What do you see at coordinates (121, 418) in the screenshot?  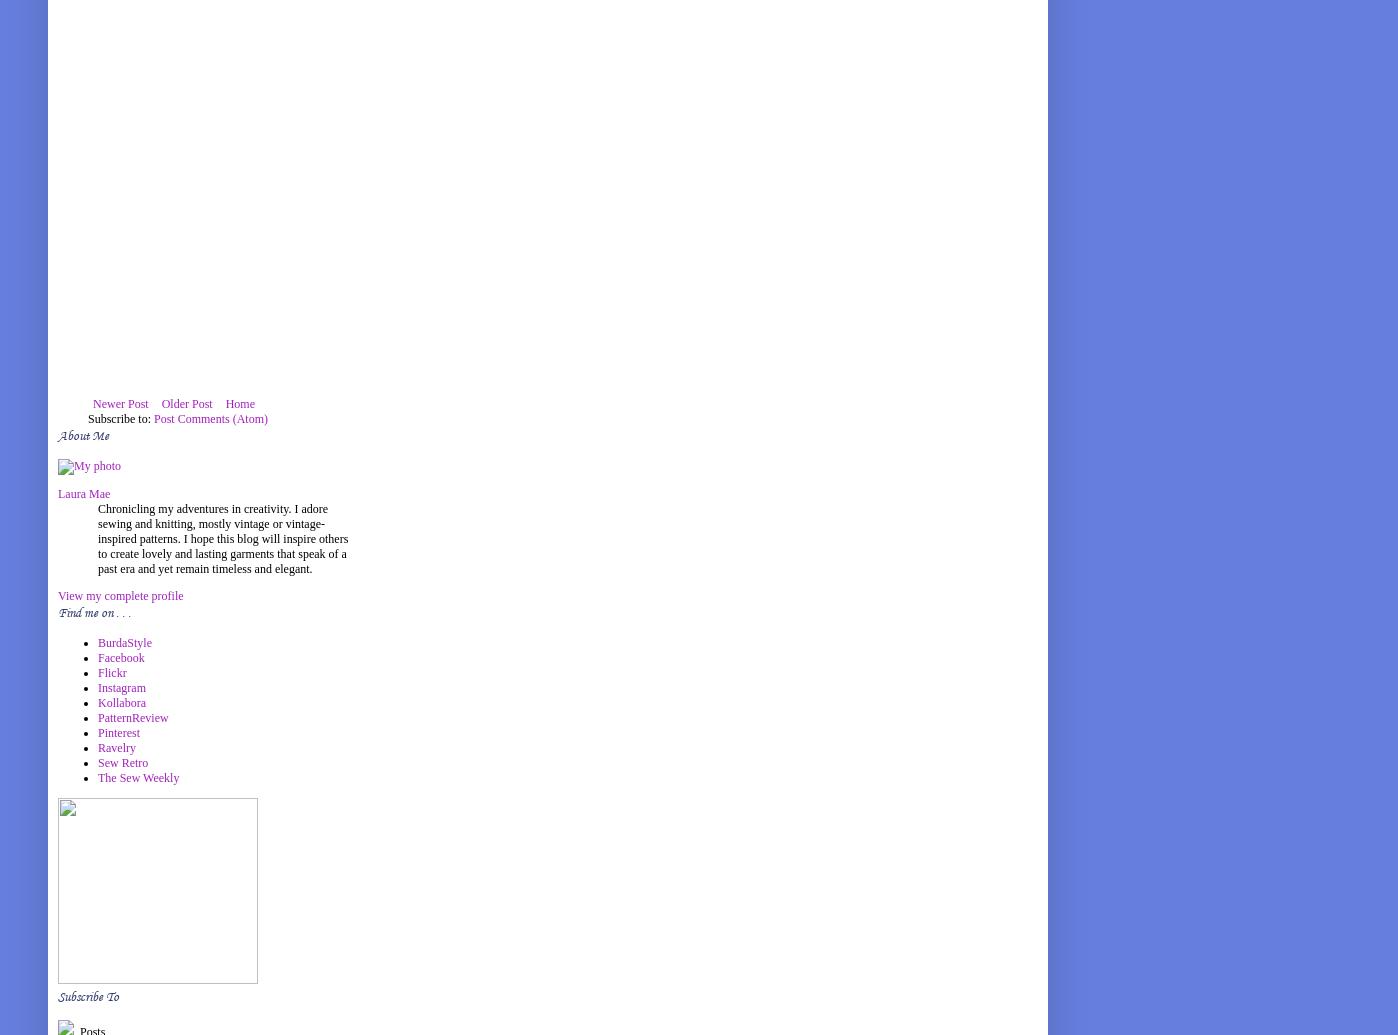 I see `'Subscribe to:'` at bounding box center [121, 418].